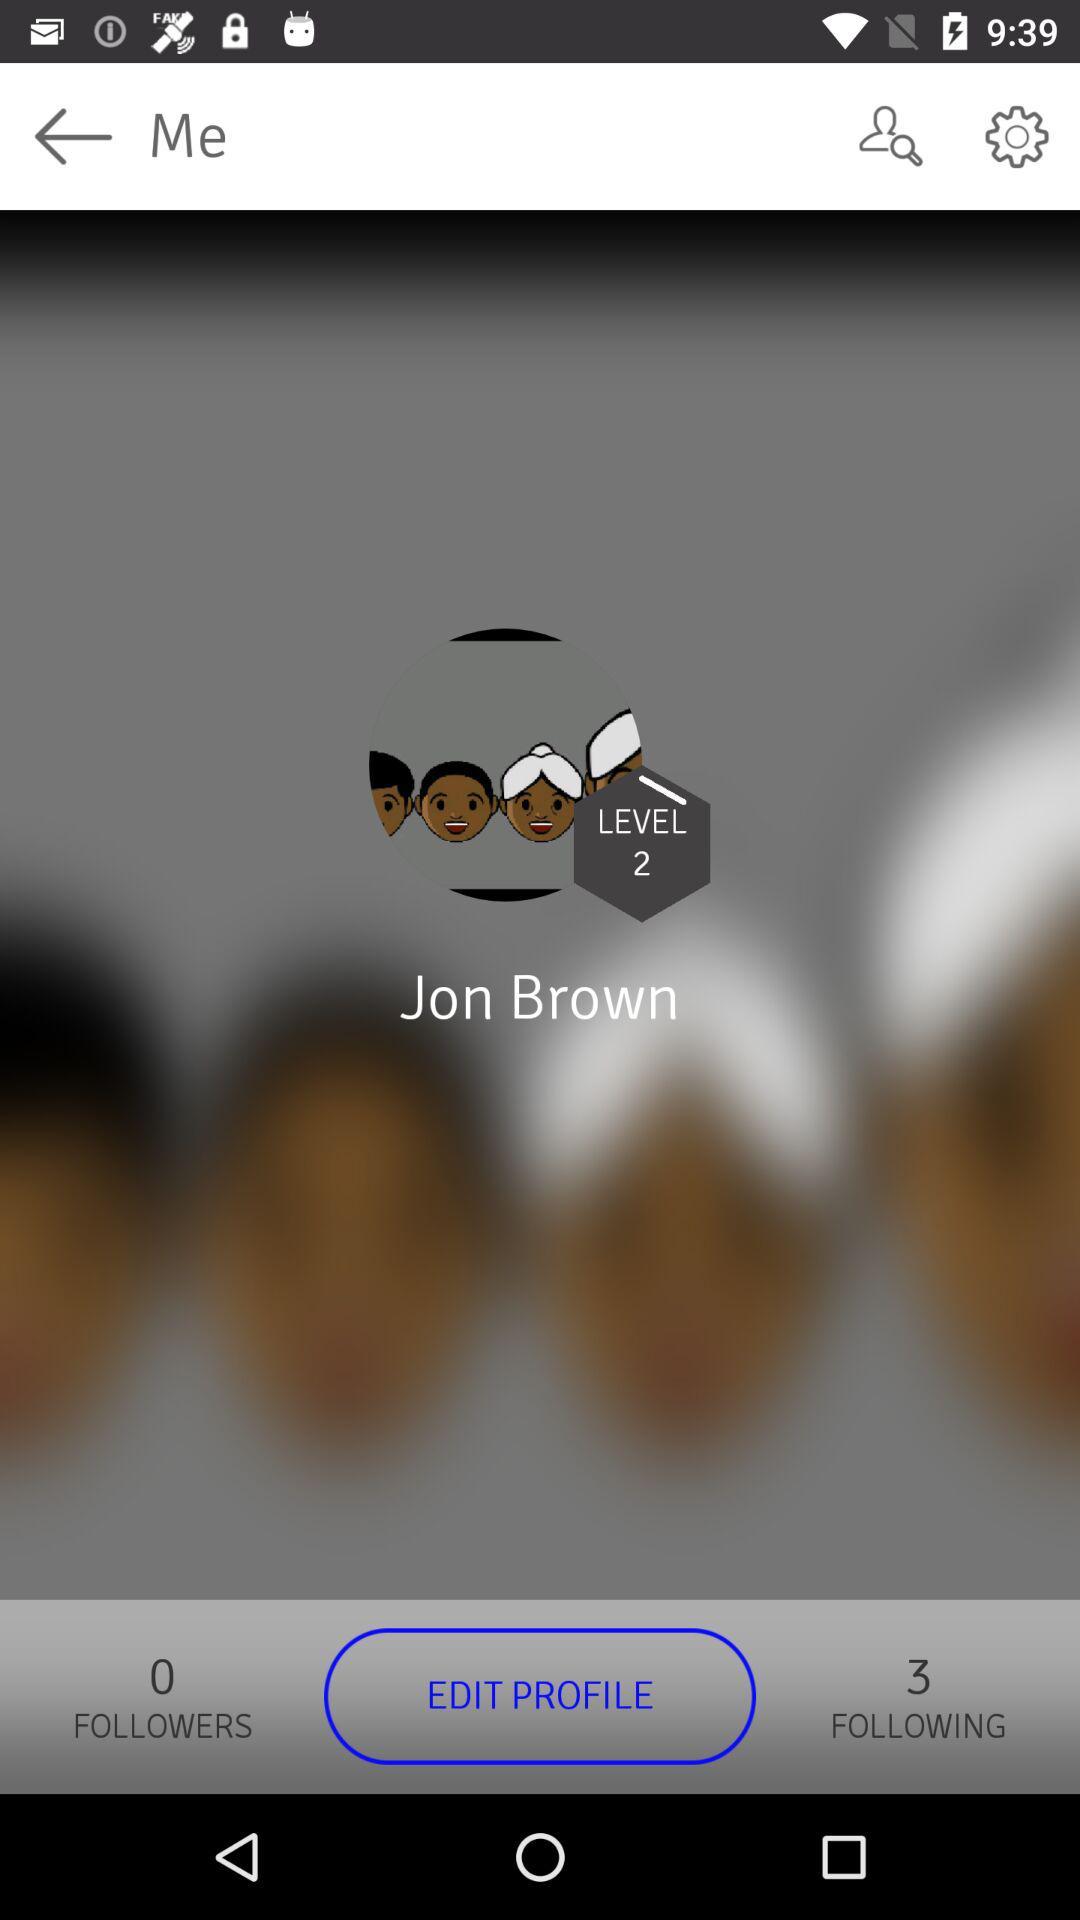 This screenshot has height=1920, width=1080. I want to click on app to the left of the me app, so click(72, 135).